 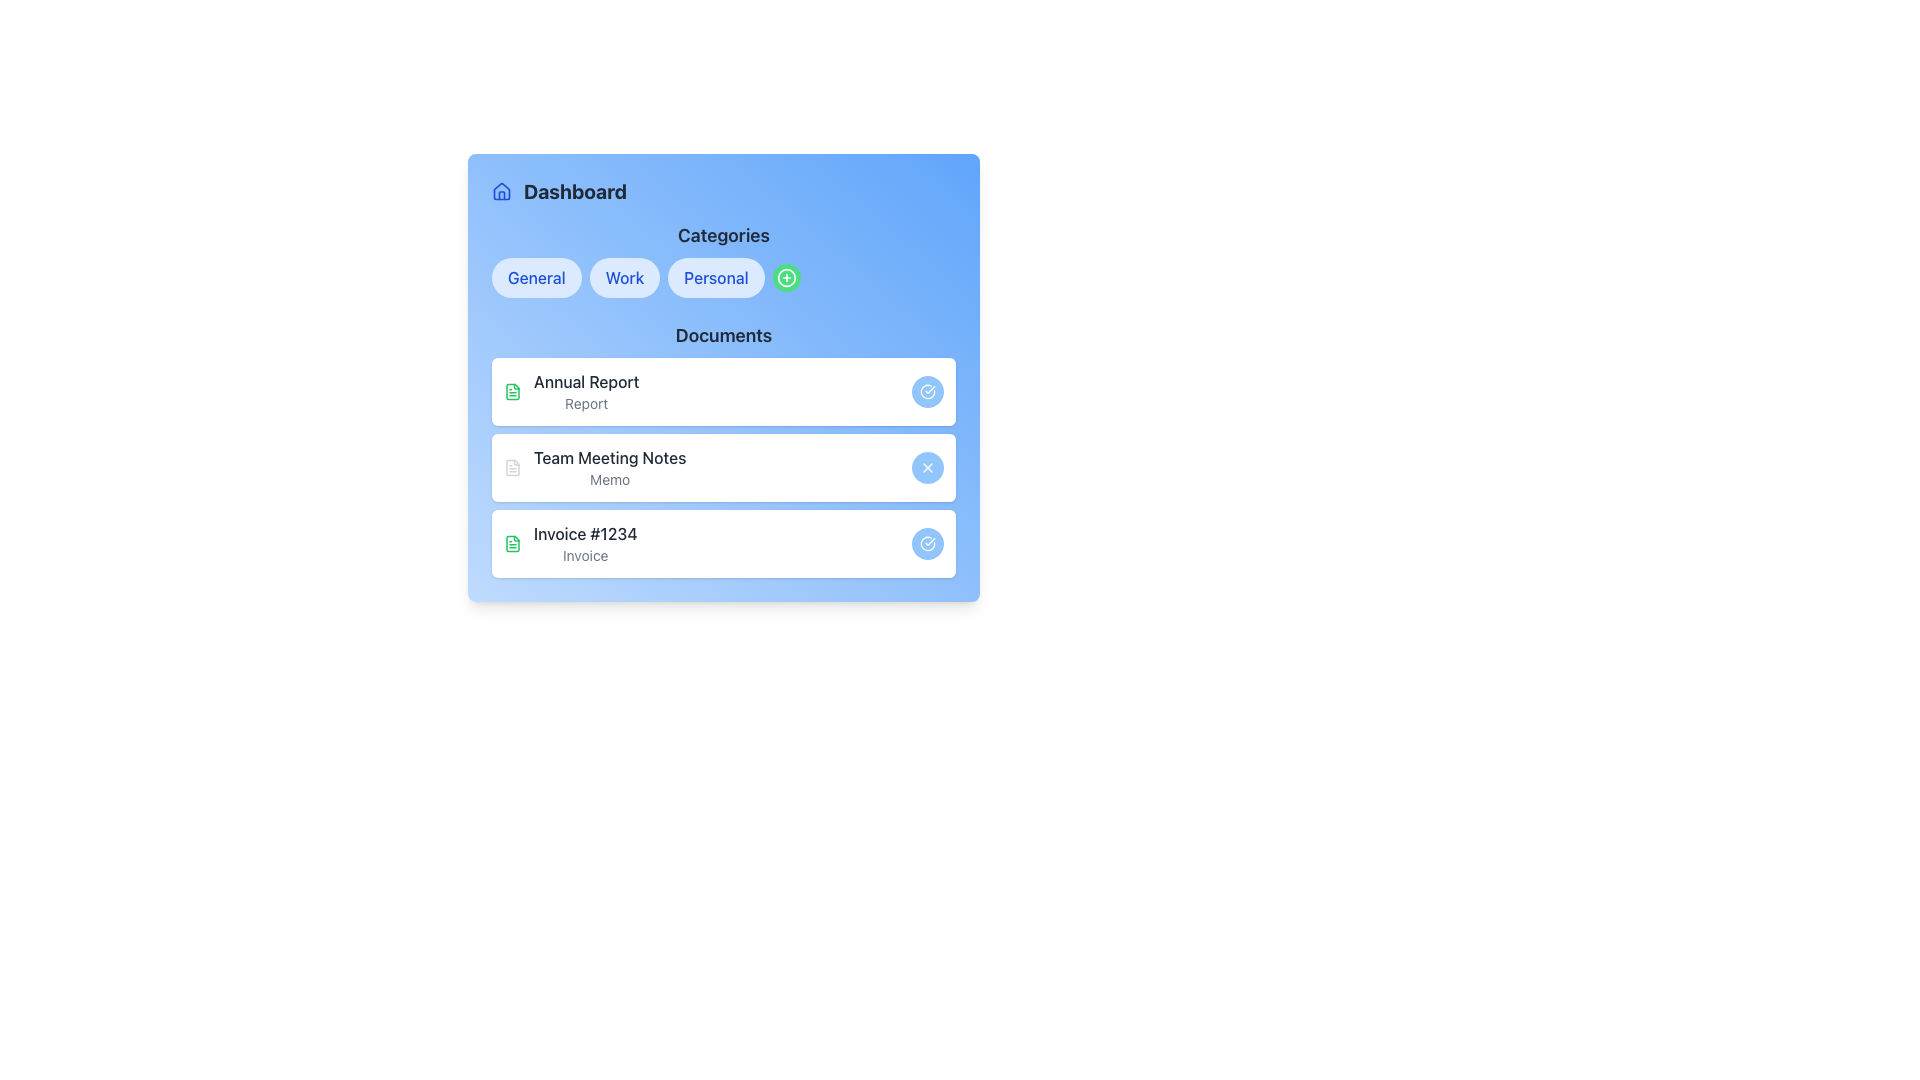 What do you see at coordinates (585, 404) in the screenshot?
I see `text content of the descriptive label positioned under the 'Annual Report' title, which is the second line of text in the document list` at bounding box center [585, 404].